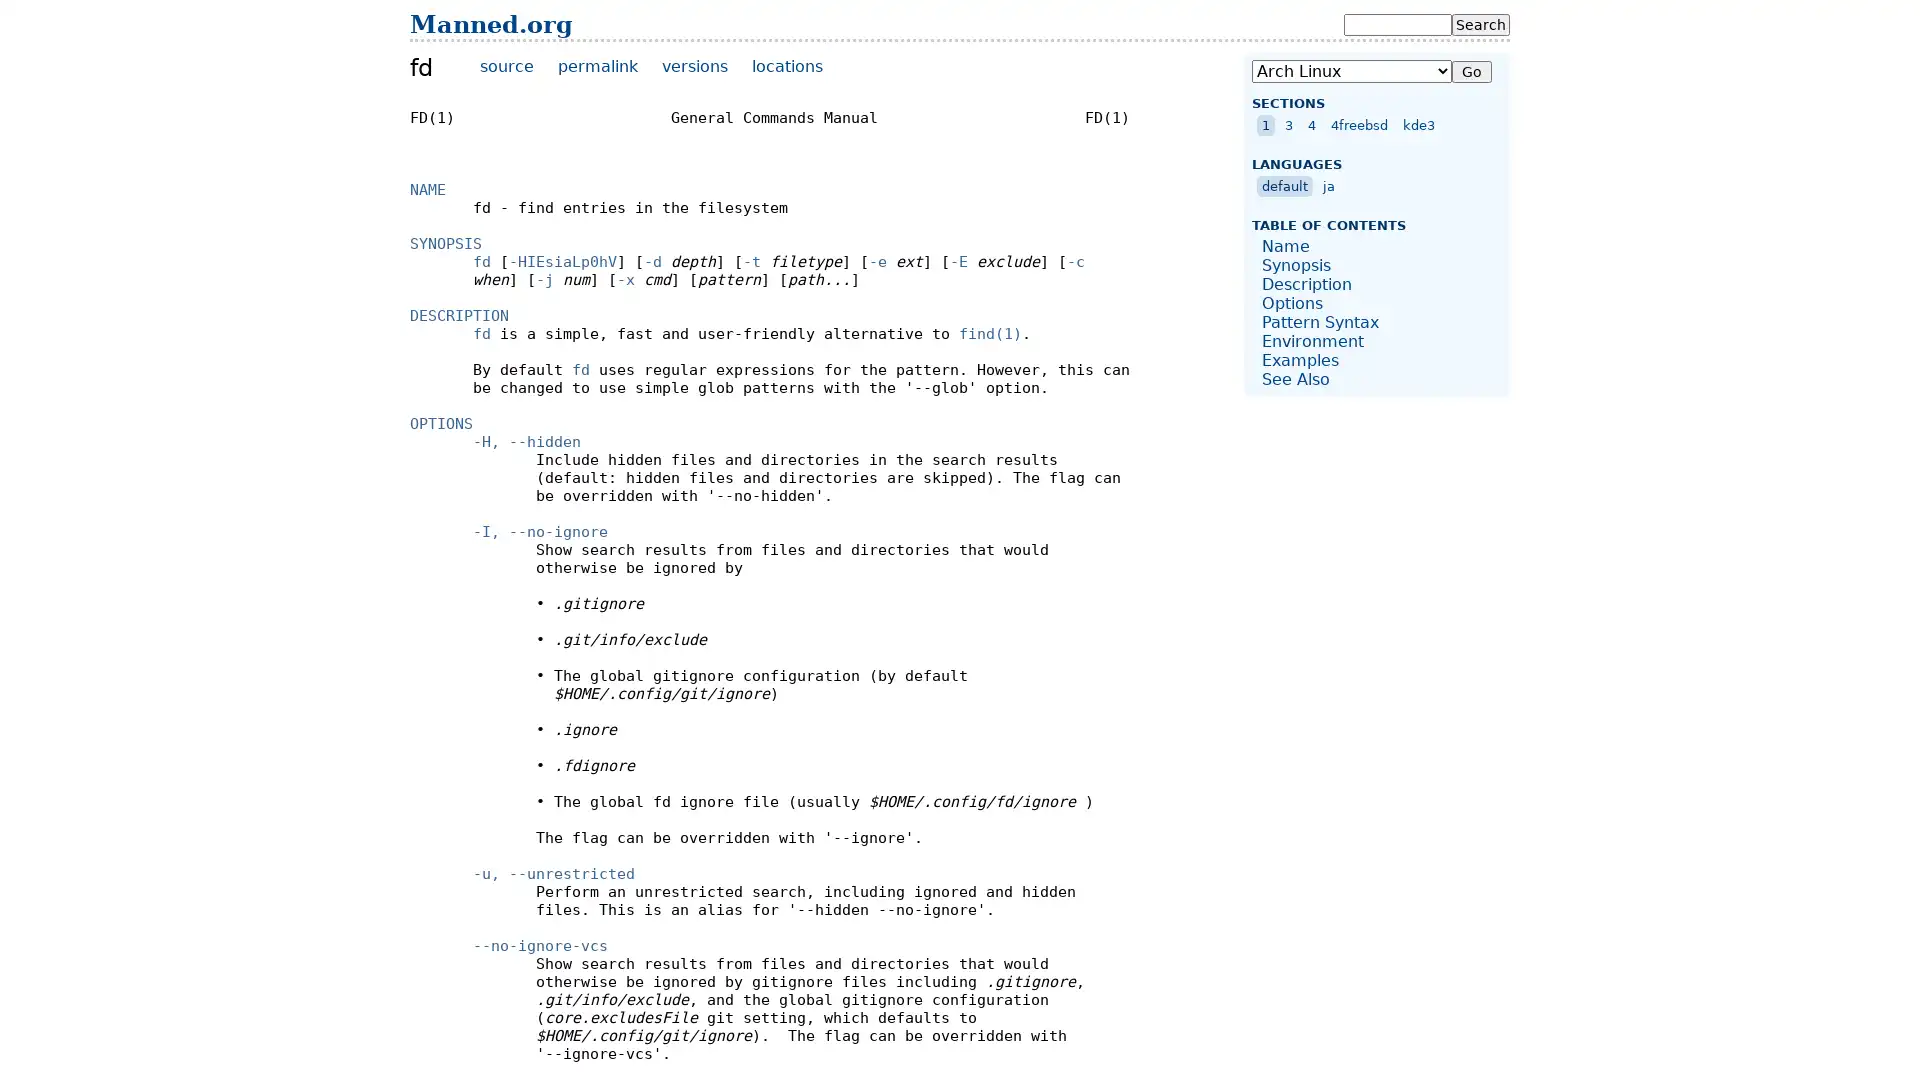 The image size is (1920, 1080). Describe the element at coordinates (1472, 71) in the screenshot. I see `Go` at that location.